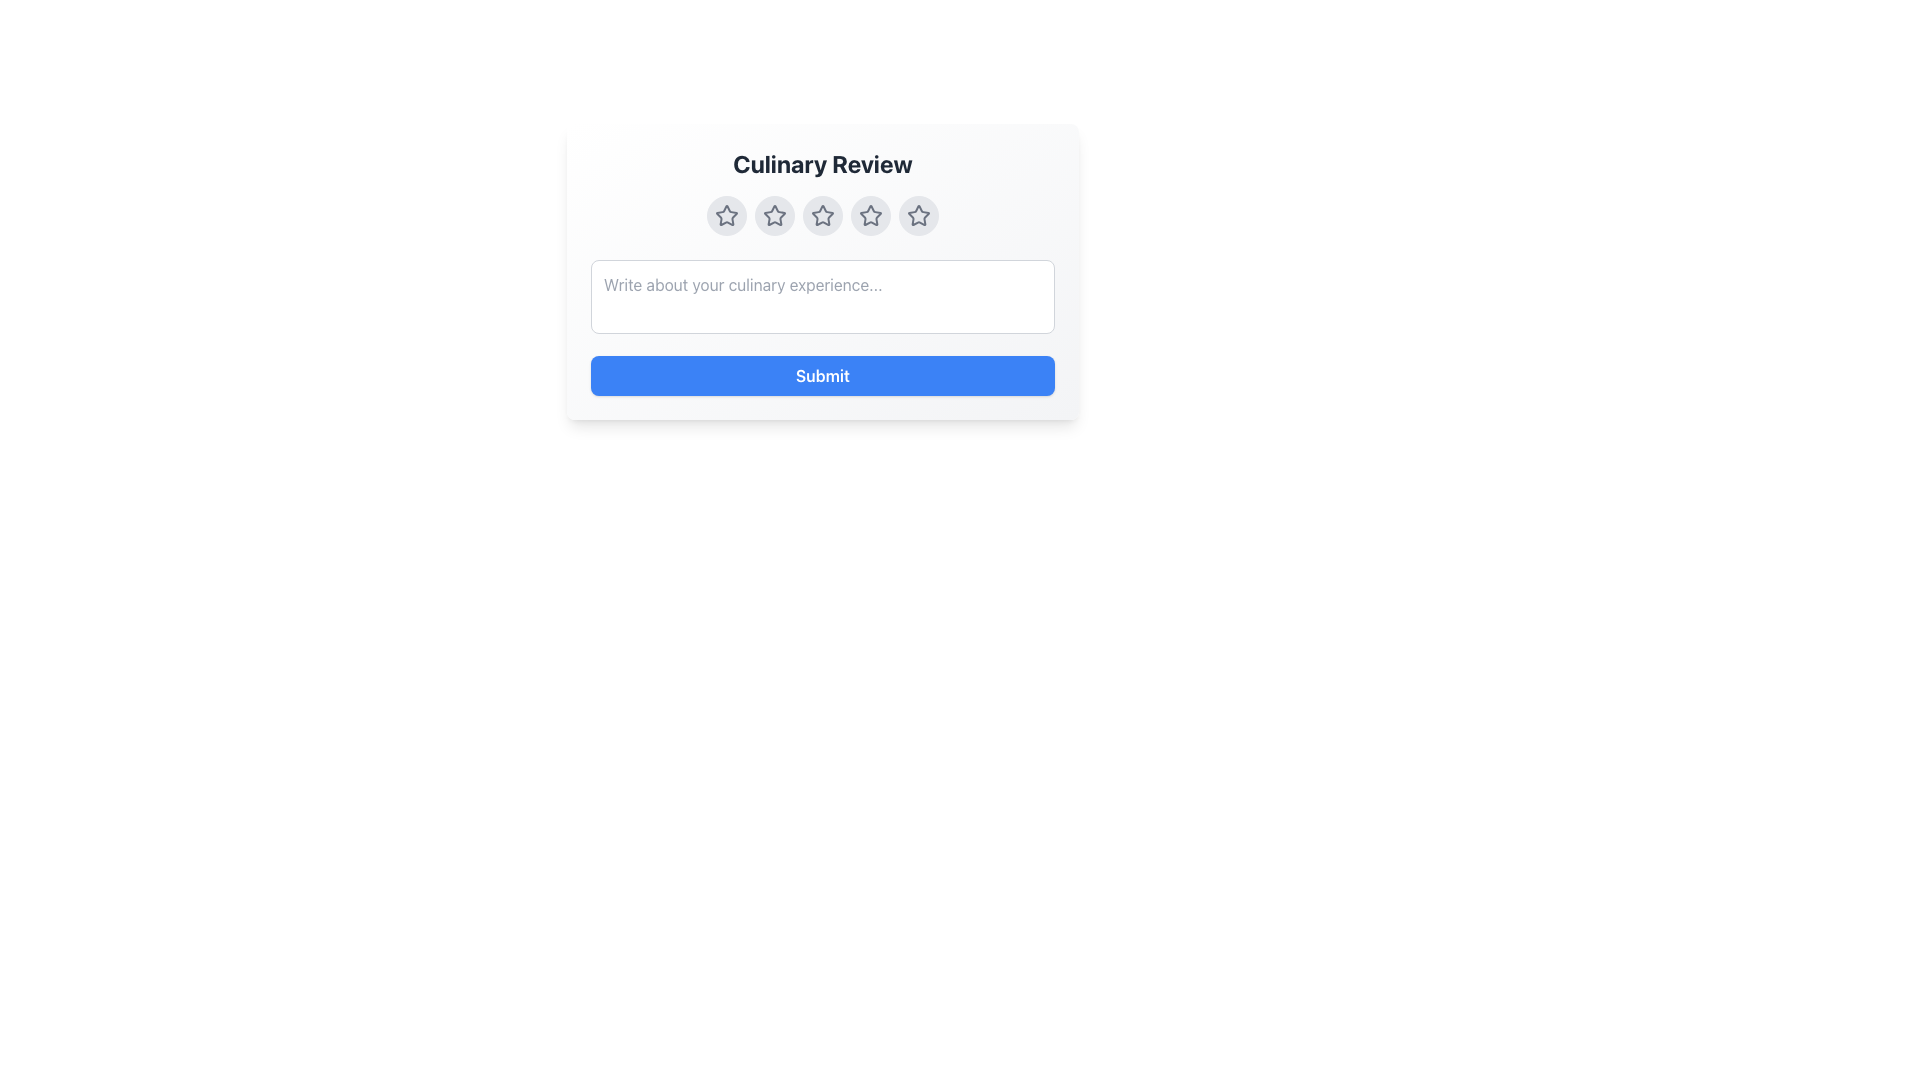 The width and height of the screenshot is (1920, 1080). What do you see at coordinates (725, 216) in the screenshot?
I see `the first star-shaped icon within the circular button in the rating system below the 'Culinary Review' heading` at bounding box center [725, 216].